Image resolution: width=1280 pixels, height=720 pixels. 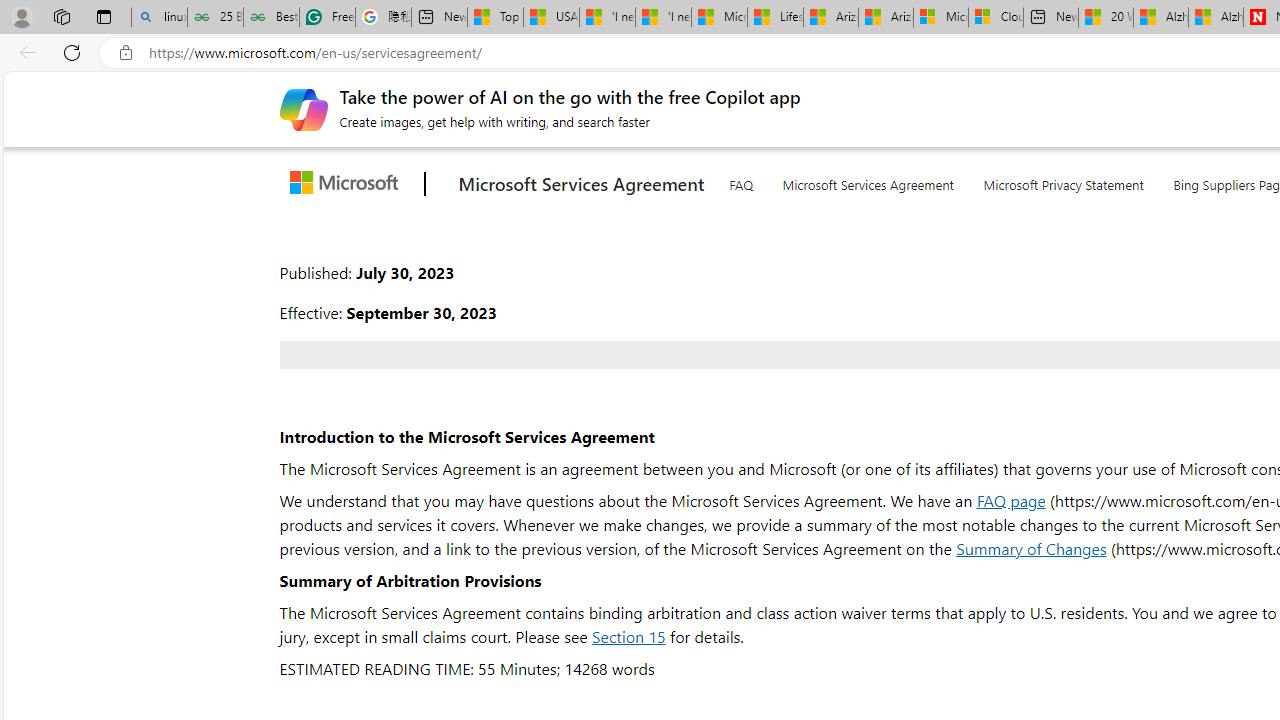 What do you see at coordinates (995, 17) in the screenshot?
I see `'Cloud Computing Services | Microsoft Azure'` at bounding box center [995, 17].